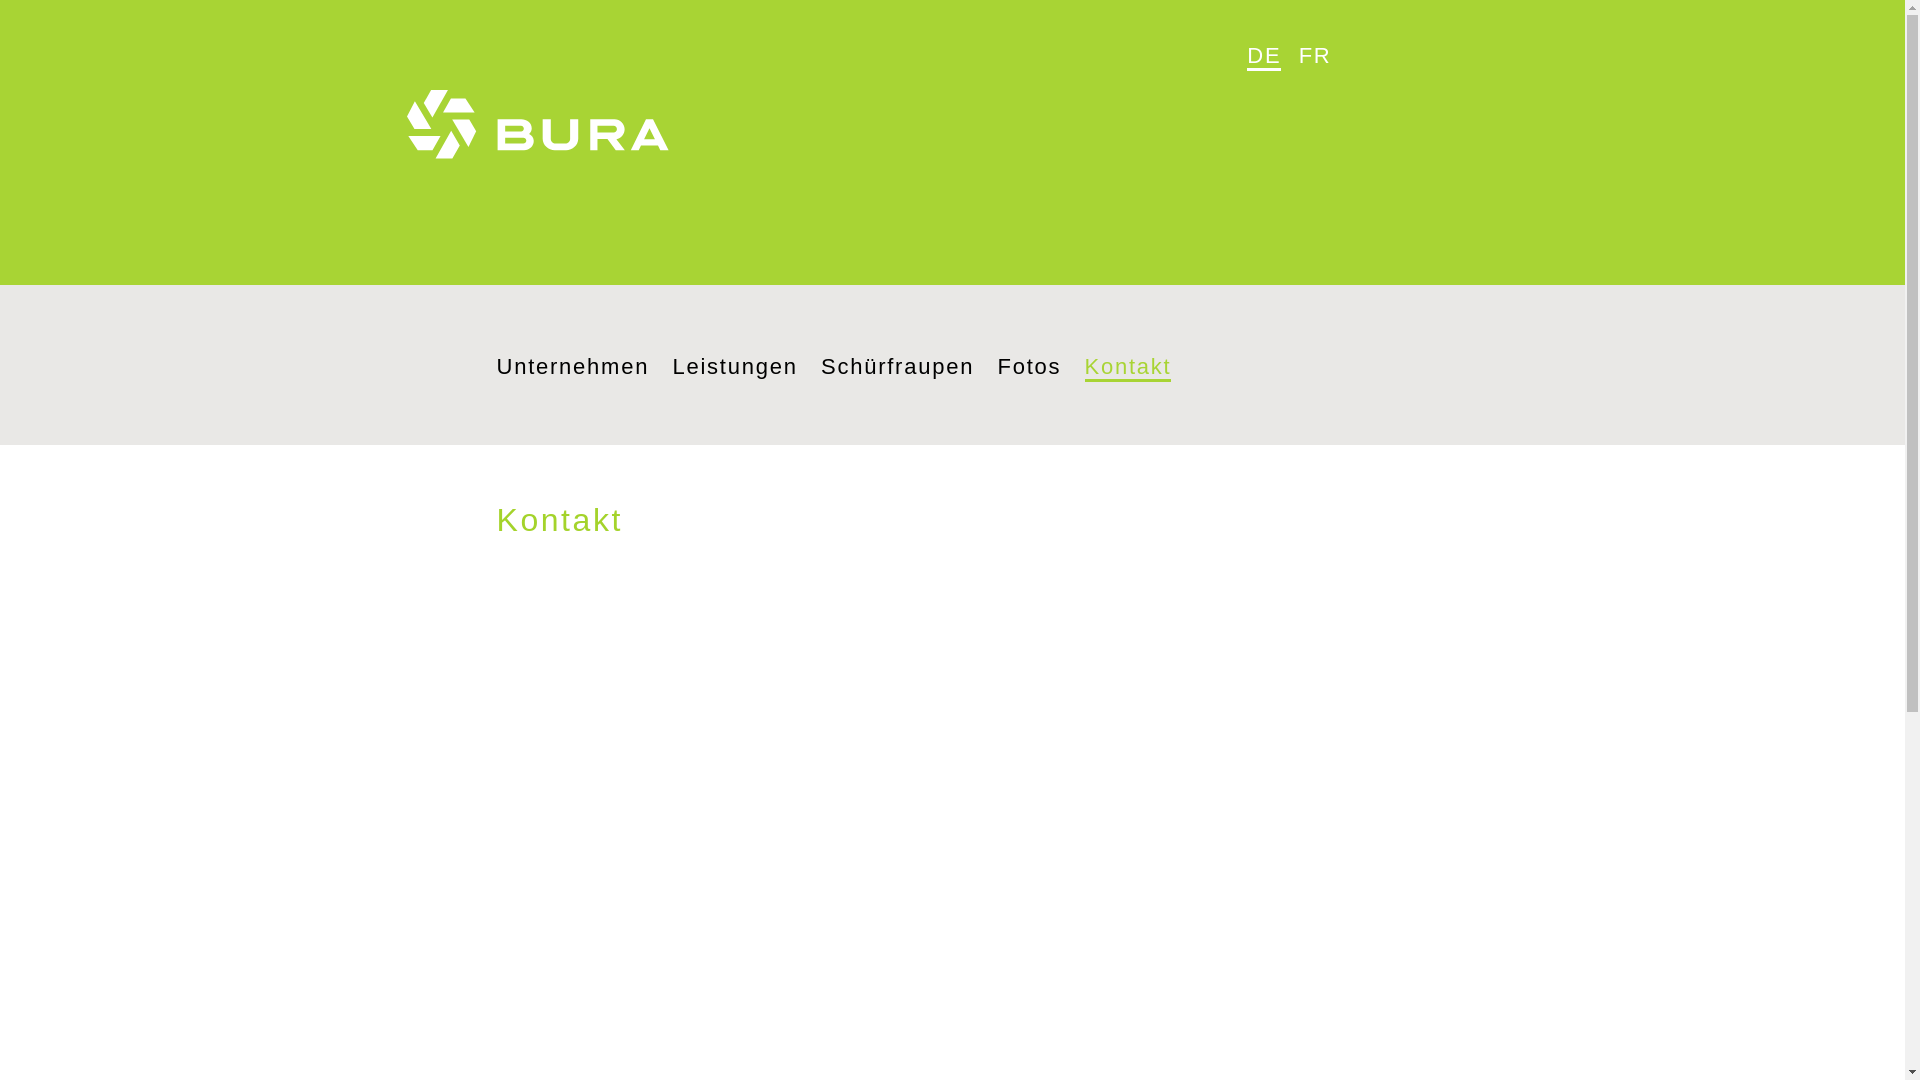  What do you see at coordinates (495, 366) in the screenshot?
I see `'Unternehmen'` at bounding box center [495, 366].